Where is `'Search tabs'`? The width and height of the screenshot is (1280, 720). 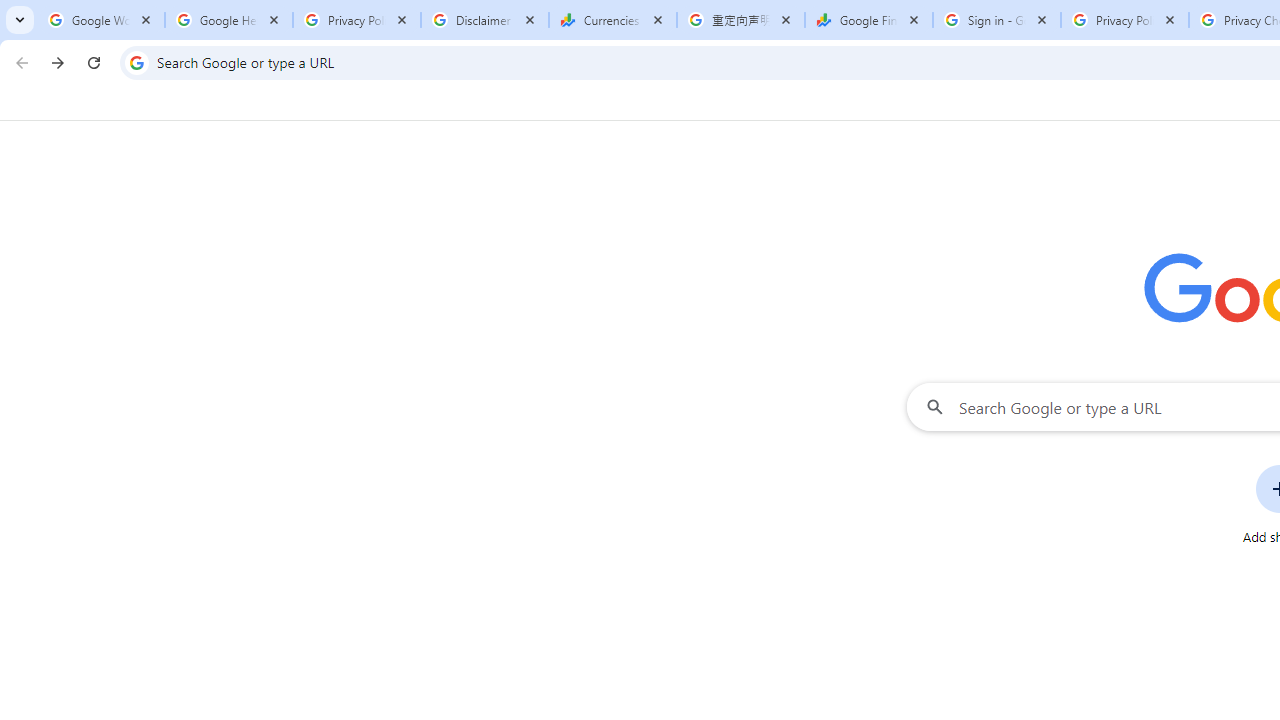 'Search tabs' is located at coordinates (20, 20).